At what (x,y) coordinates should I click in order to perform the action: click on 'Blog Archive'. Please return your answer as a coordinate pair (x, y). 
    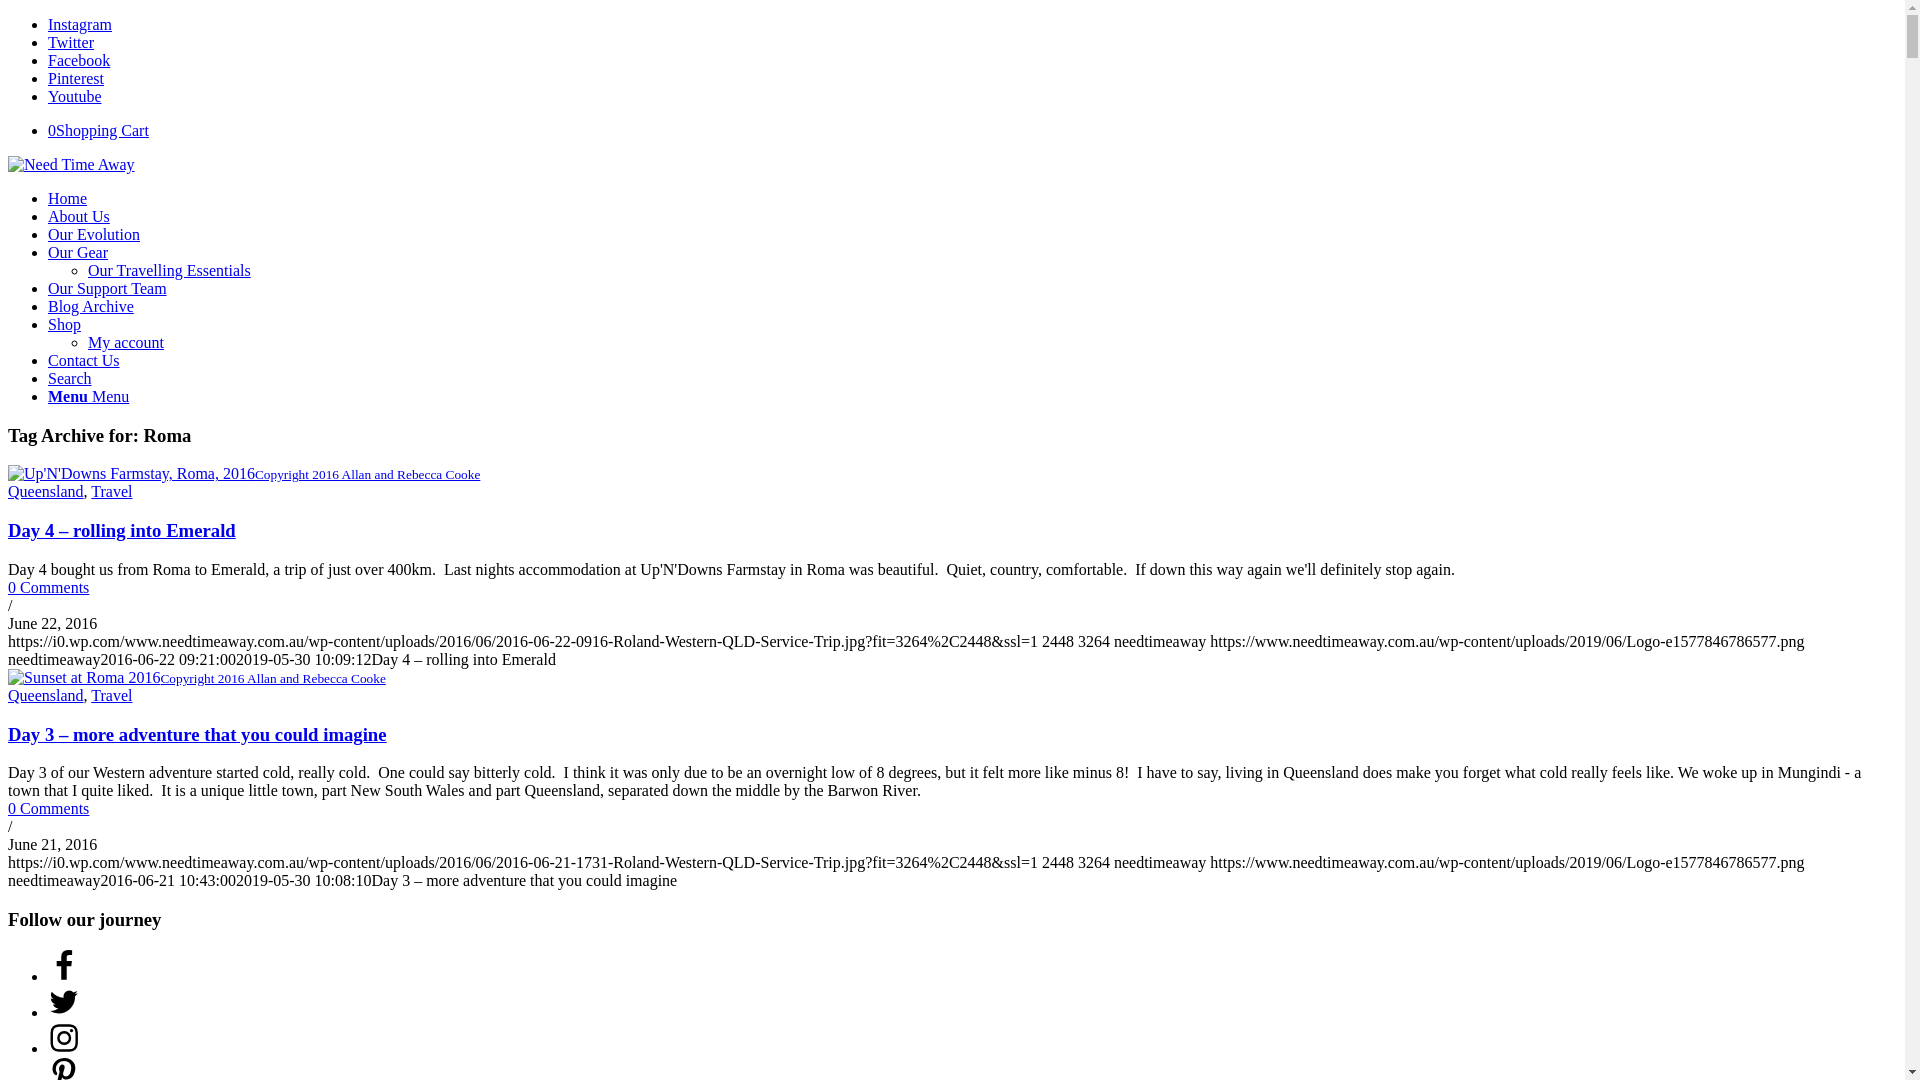
    Looking at the image, I should click on (90, 306).